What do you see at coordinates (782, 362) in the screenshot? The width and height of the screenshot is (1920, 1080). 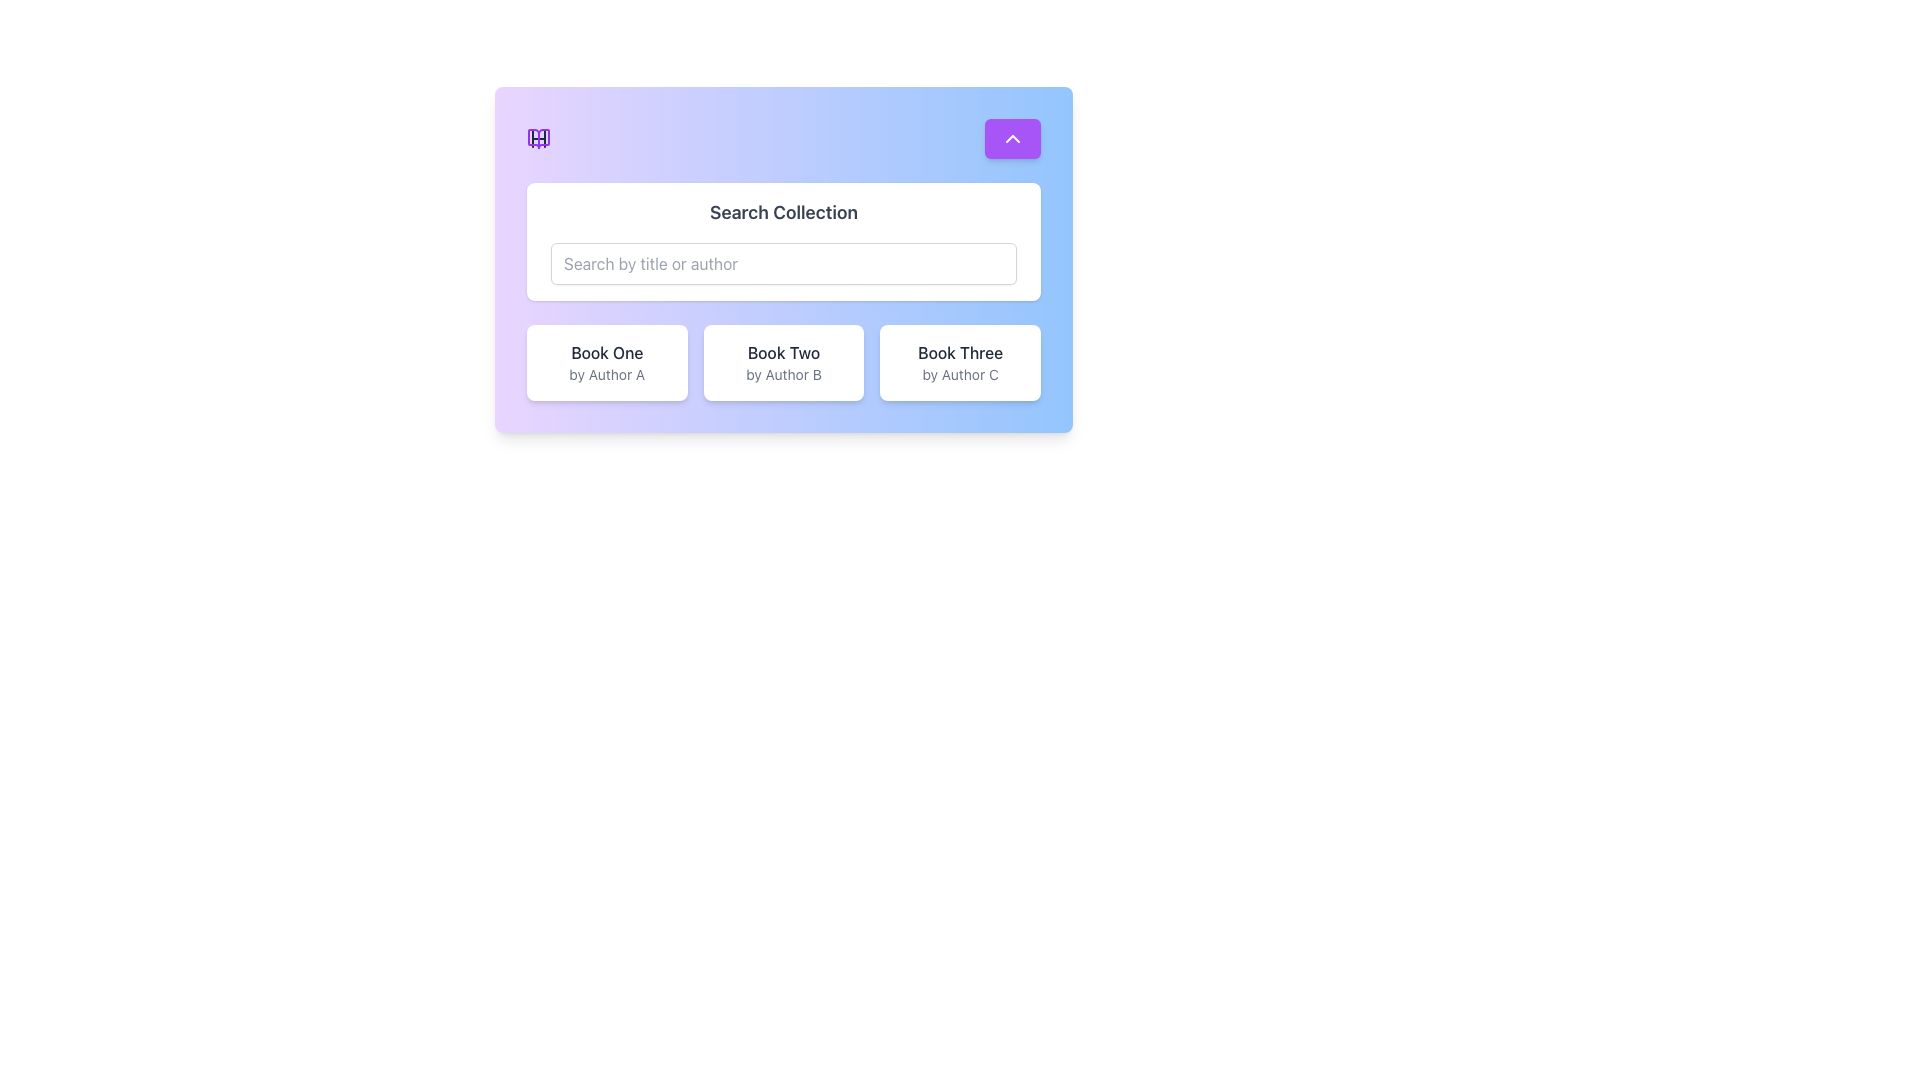 I see `the informational card displaying details about a specific book, located in the middle column of a three-column grid layout` at bounding box center [782, 362].